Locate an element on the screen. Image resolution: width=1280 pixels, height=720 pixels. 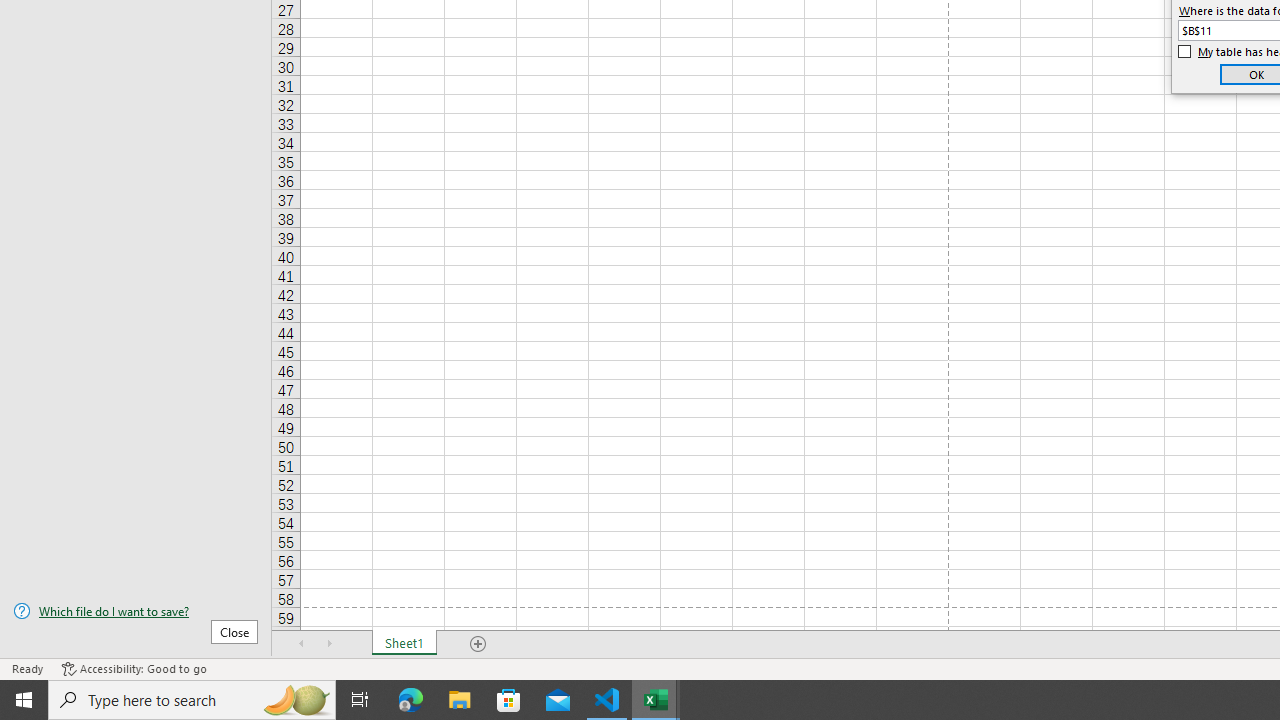
'Close' is located at coordinates (234, 631).